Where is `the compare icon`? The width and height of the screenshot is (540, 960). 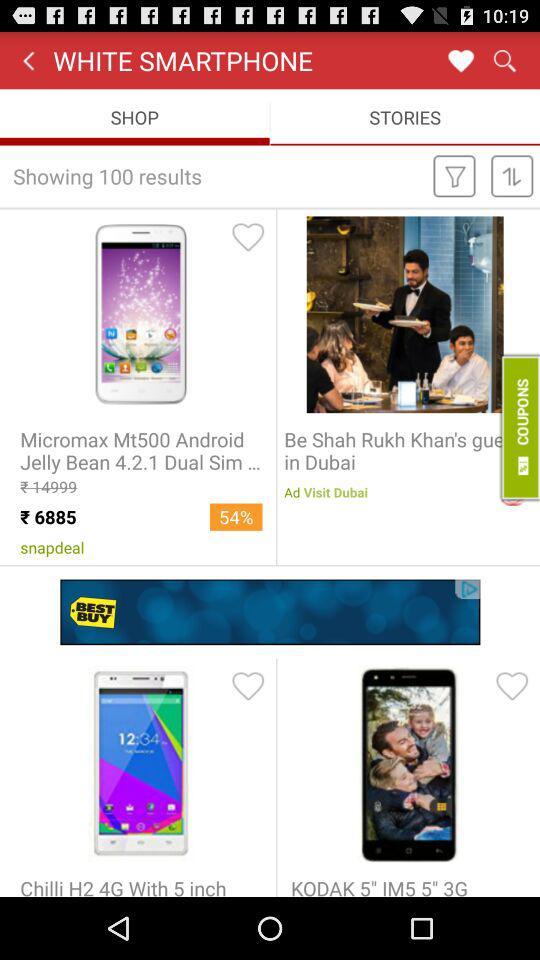 the compare icon is located at coordinates (512, 188).